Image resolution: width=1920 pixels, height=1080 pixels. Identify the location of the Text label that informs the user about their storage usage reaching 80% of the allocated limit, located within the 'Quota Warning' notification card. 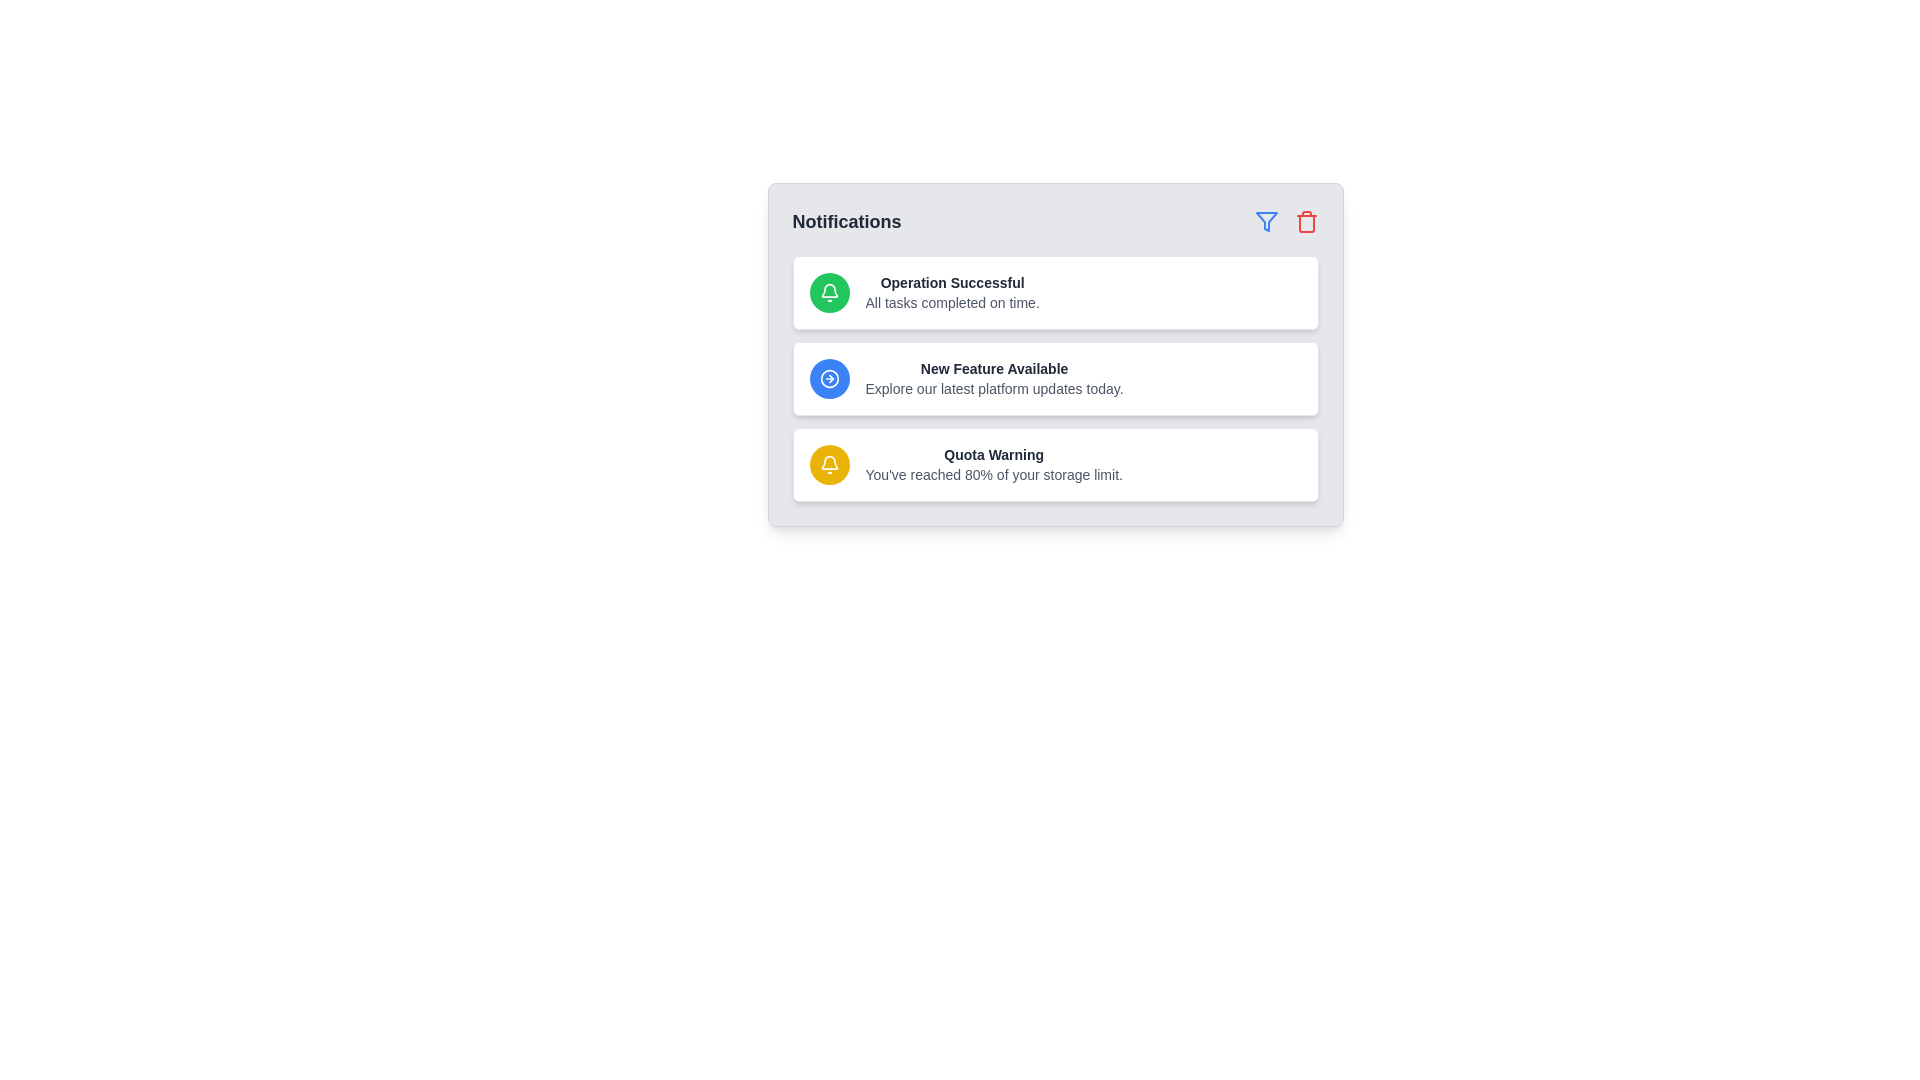
(994, 474).